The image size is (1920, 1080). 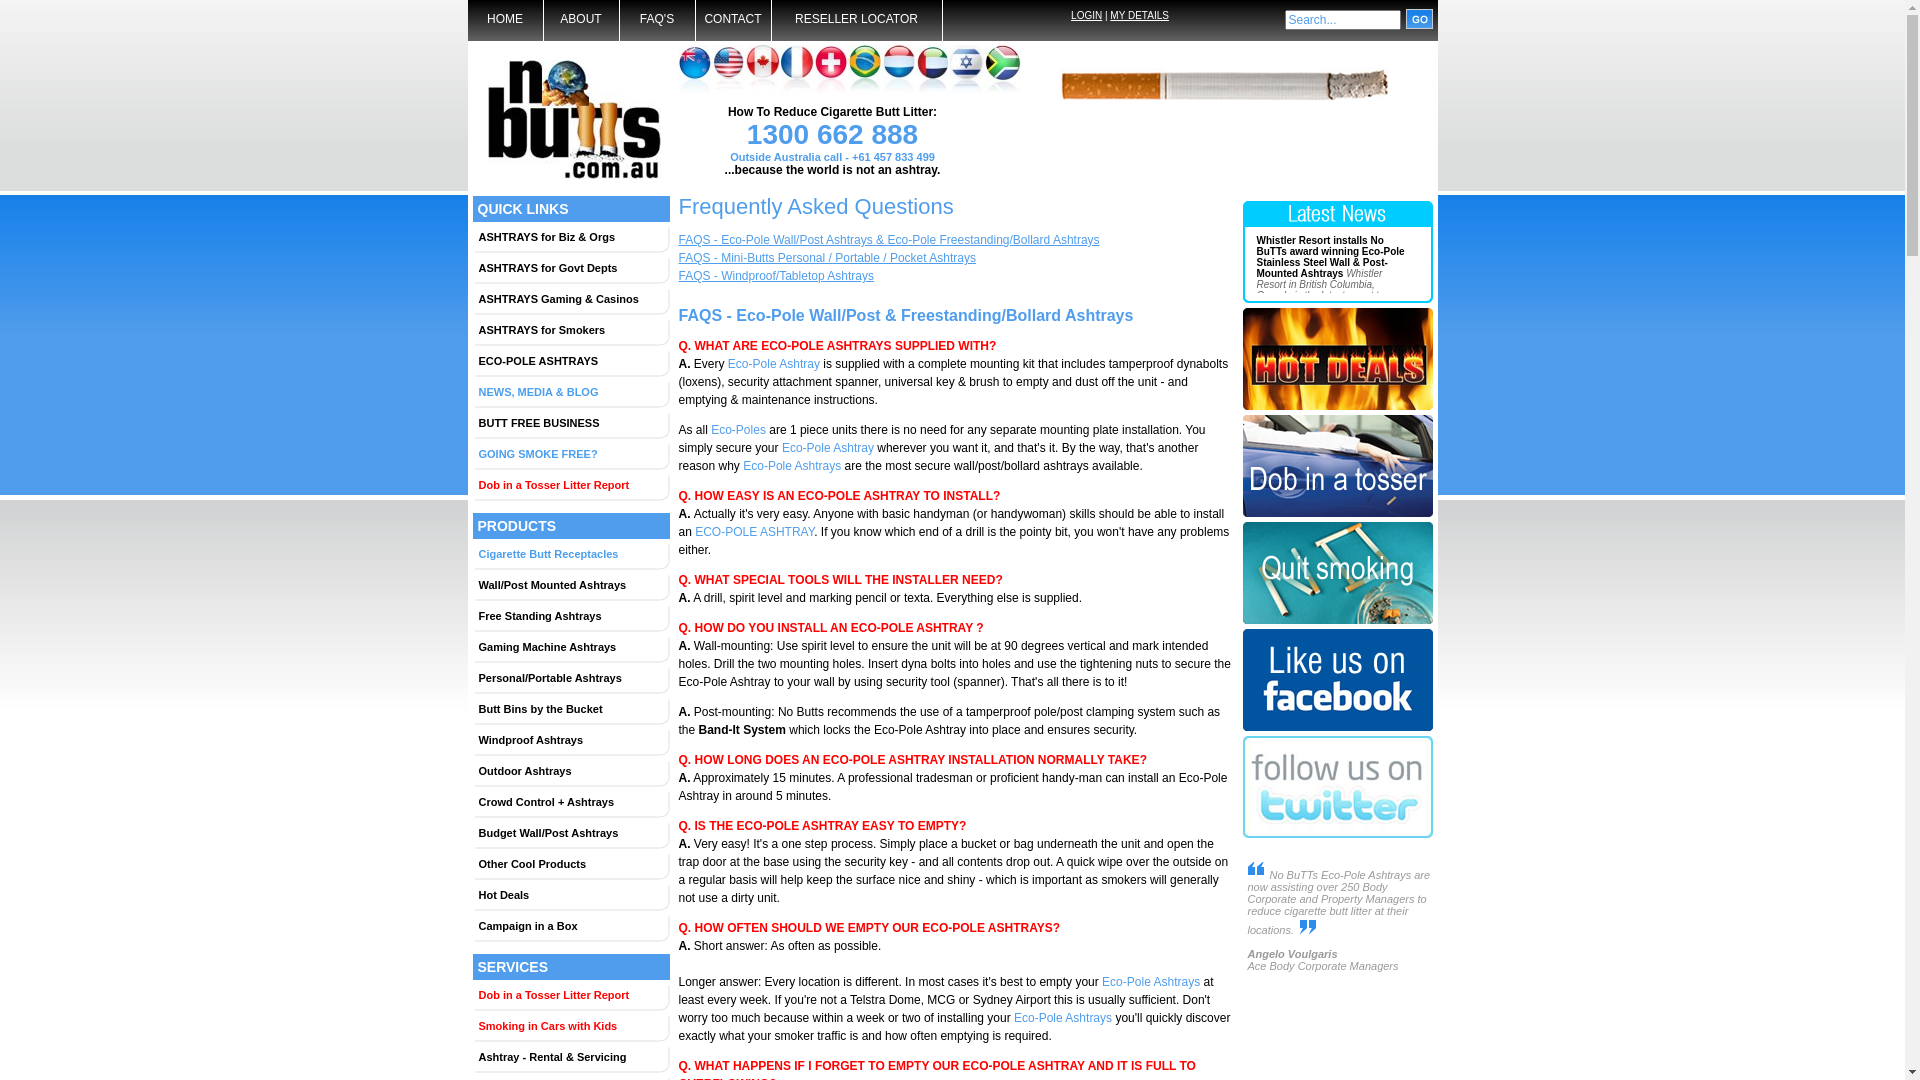 I want to click on 'ECO-POLE ASHTRAYS', so click(x=570, y=361).